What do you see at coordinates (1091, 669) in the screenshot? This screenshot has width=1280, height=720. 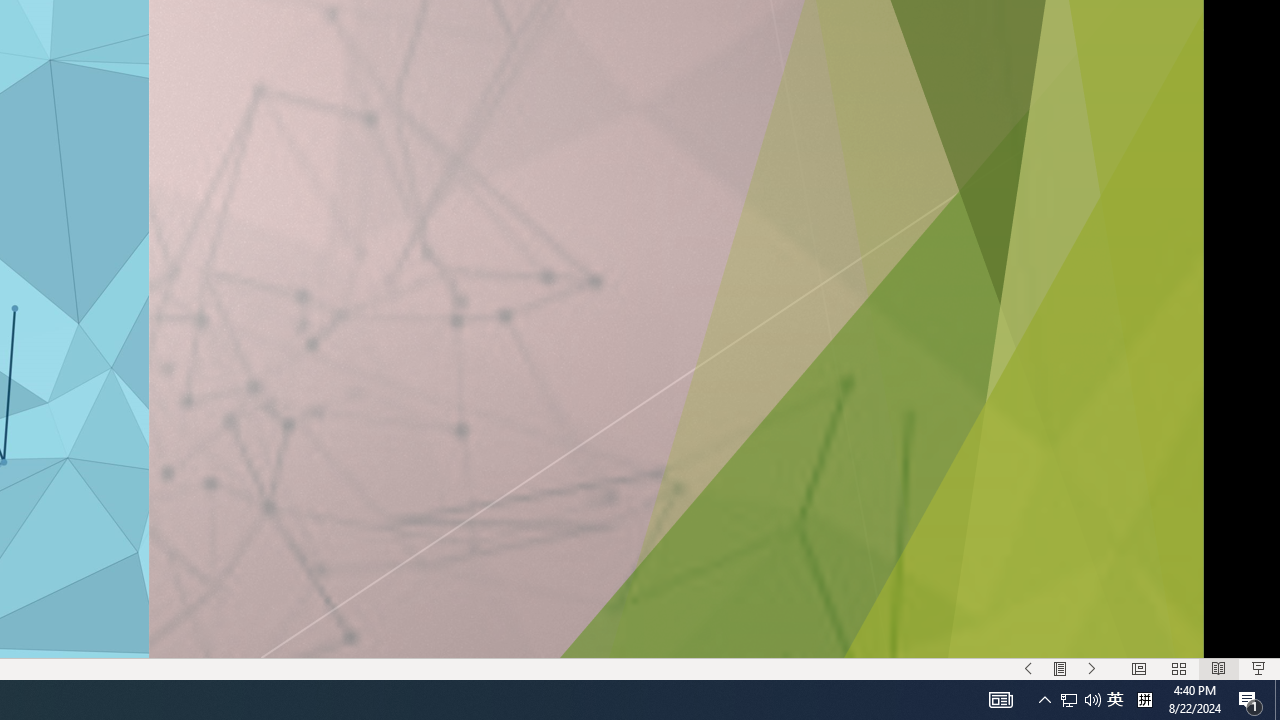 I see `'Slide Show Next On'` at bounding box center [1091, 669].